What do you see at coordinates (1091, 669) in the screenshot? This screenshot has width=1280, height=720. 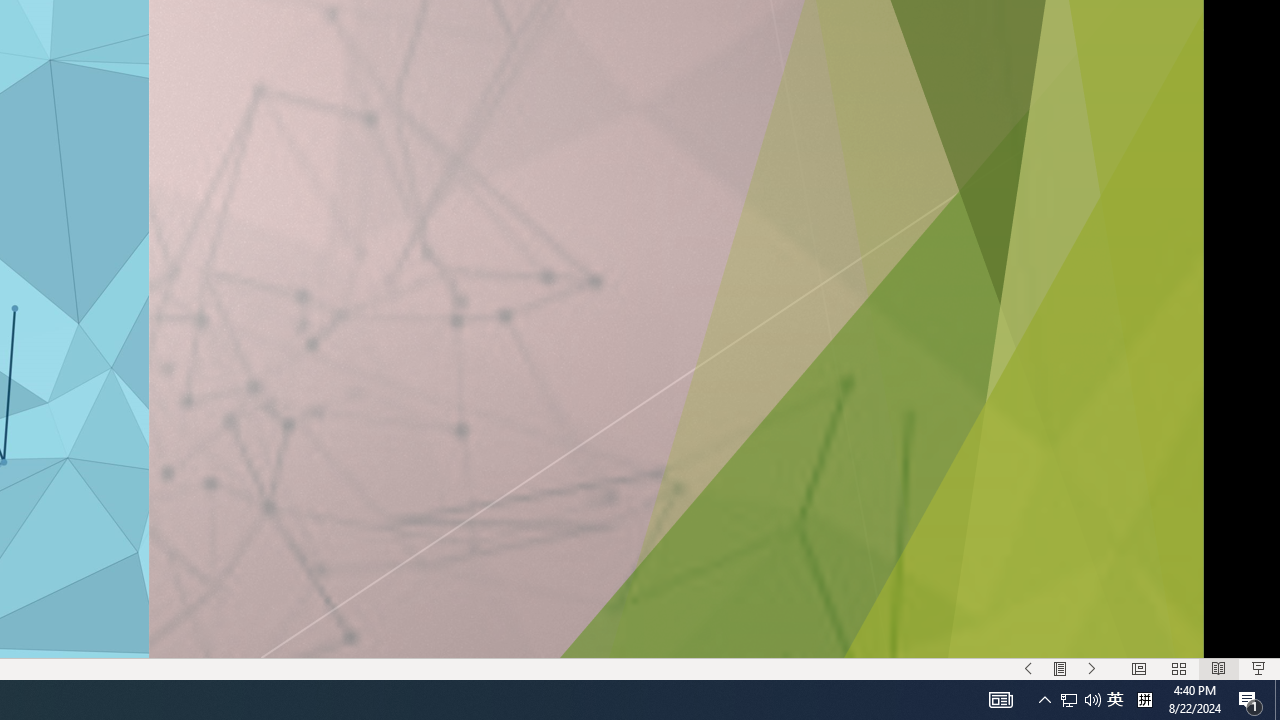 I see `'Slide Show Next On'` at bounding box center [1091, 669].